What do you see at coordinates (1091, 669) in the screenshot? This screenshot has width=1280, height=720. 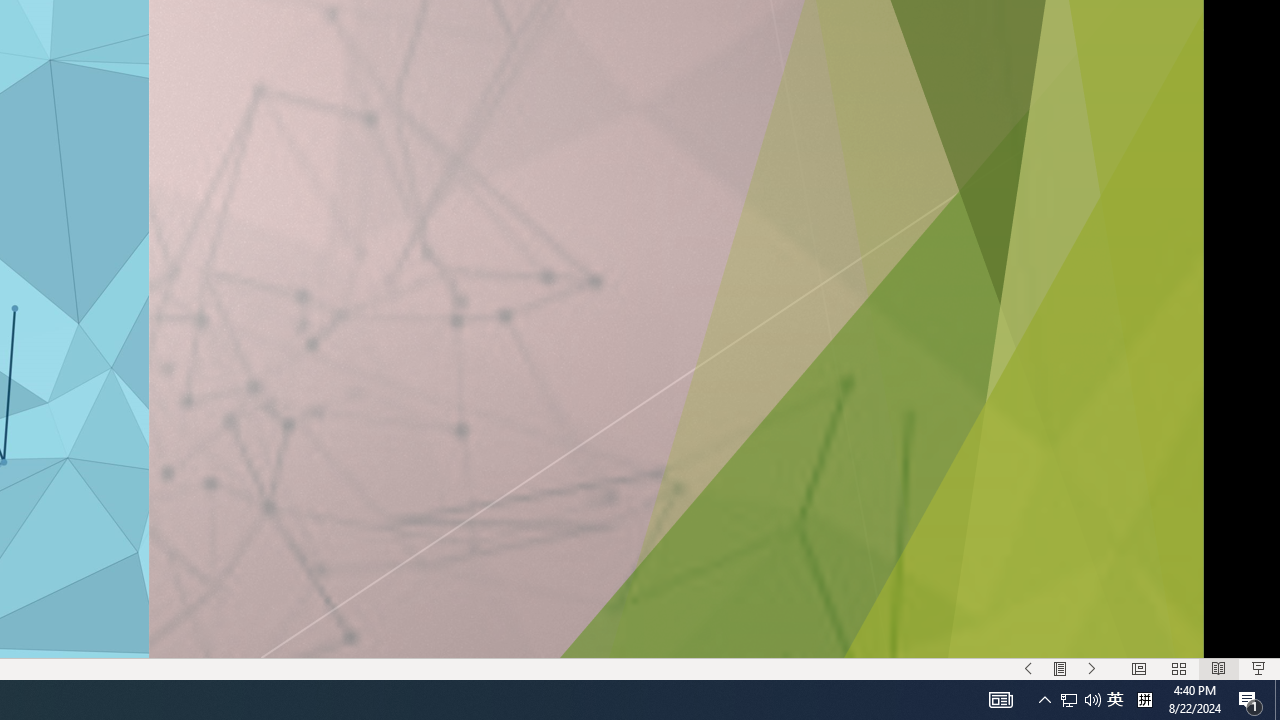 I see `'Slide Show Next On'` at bounding box center [1091, 669].